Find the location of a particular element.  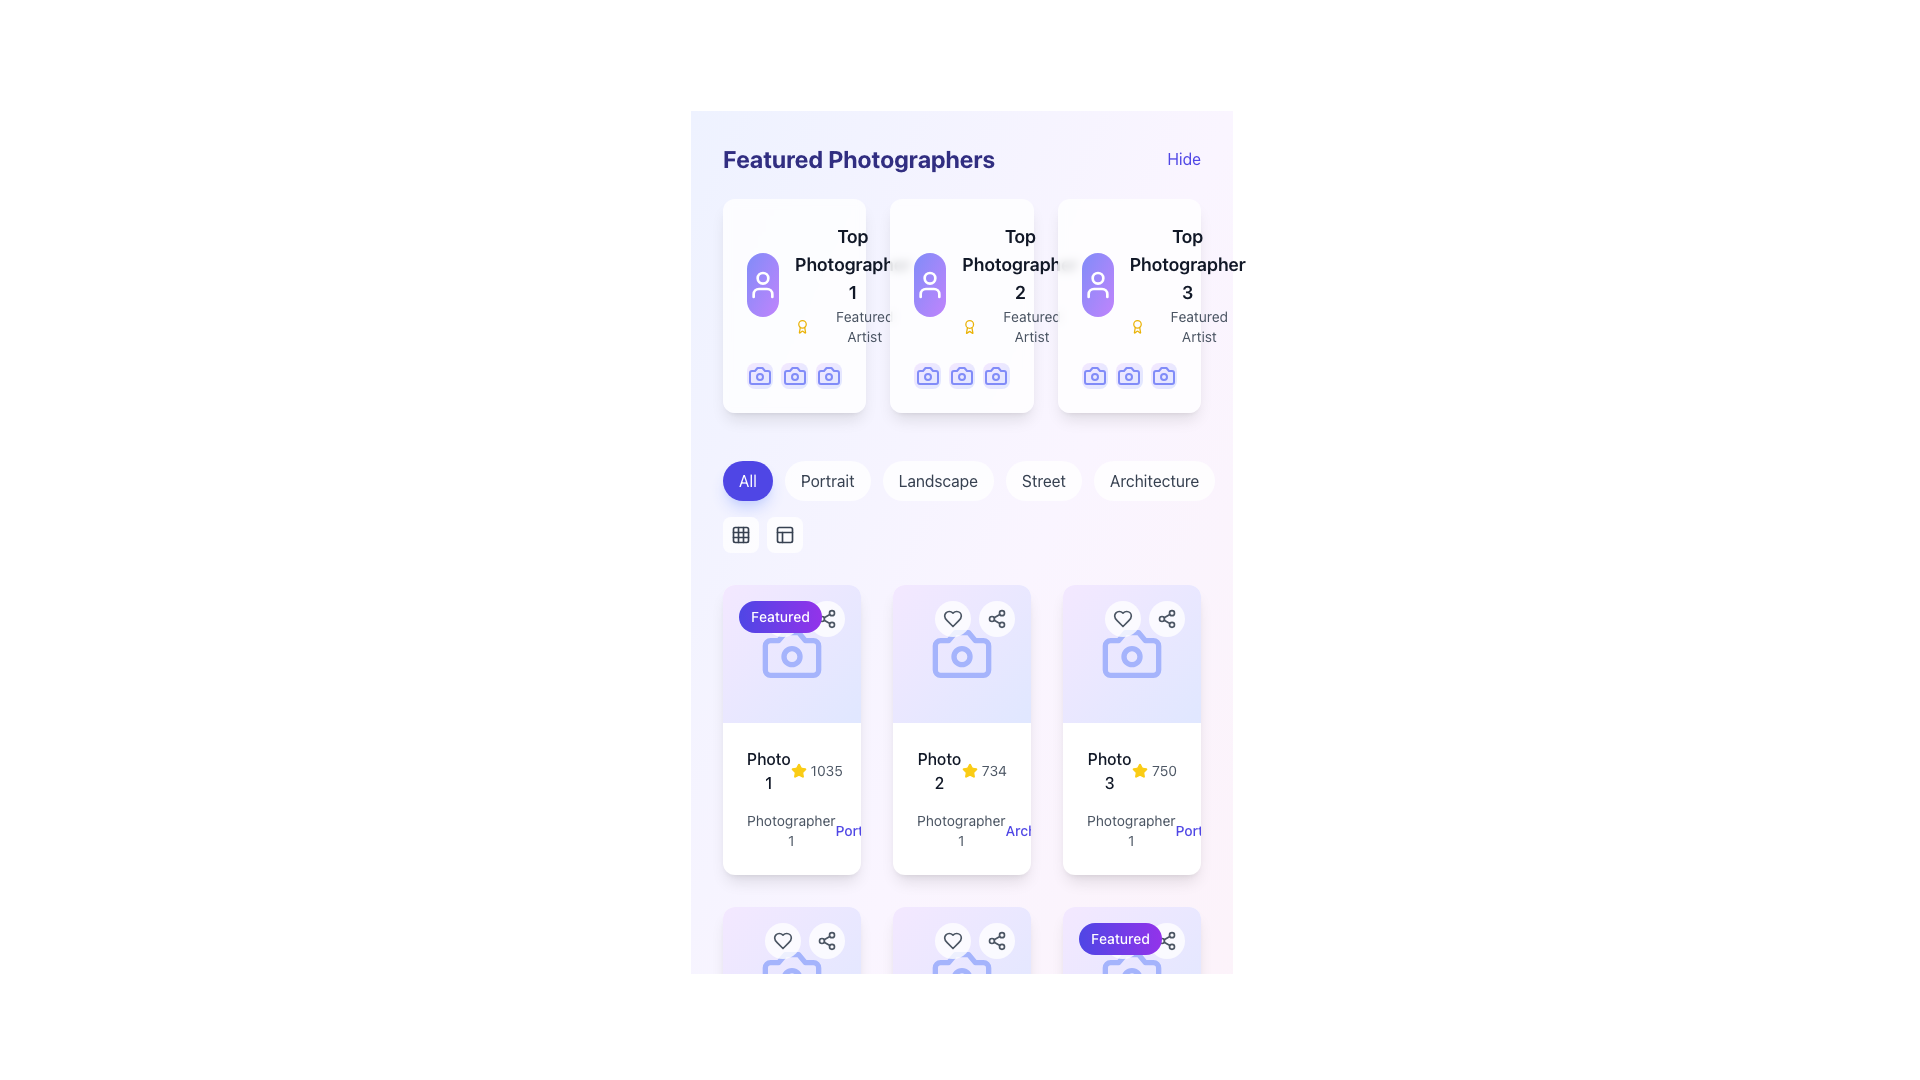

the Avatar or Profile Picture Placeholder in the second card titled 'Top Photographer 2' in the 'Featured Photographers' section is located at coordinates (929, 285).